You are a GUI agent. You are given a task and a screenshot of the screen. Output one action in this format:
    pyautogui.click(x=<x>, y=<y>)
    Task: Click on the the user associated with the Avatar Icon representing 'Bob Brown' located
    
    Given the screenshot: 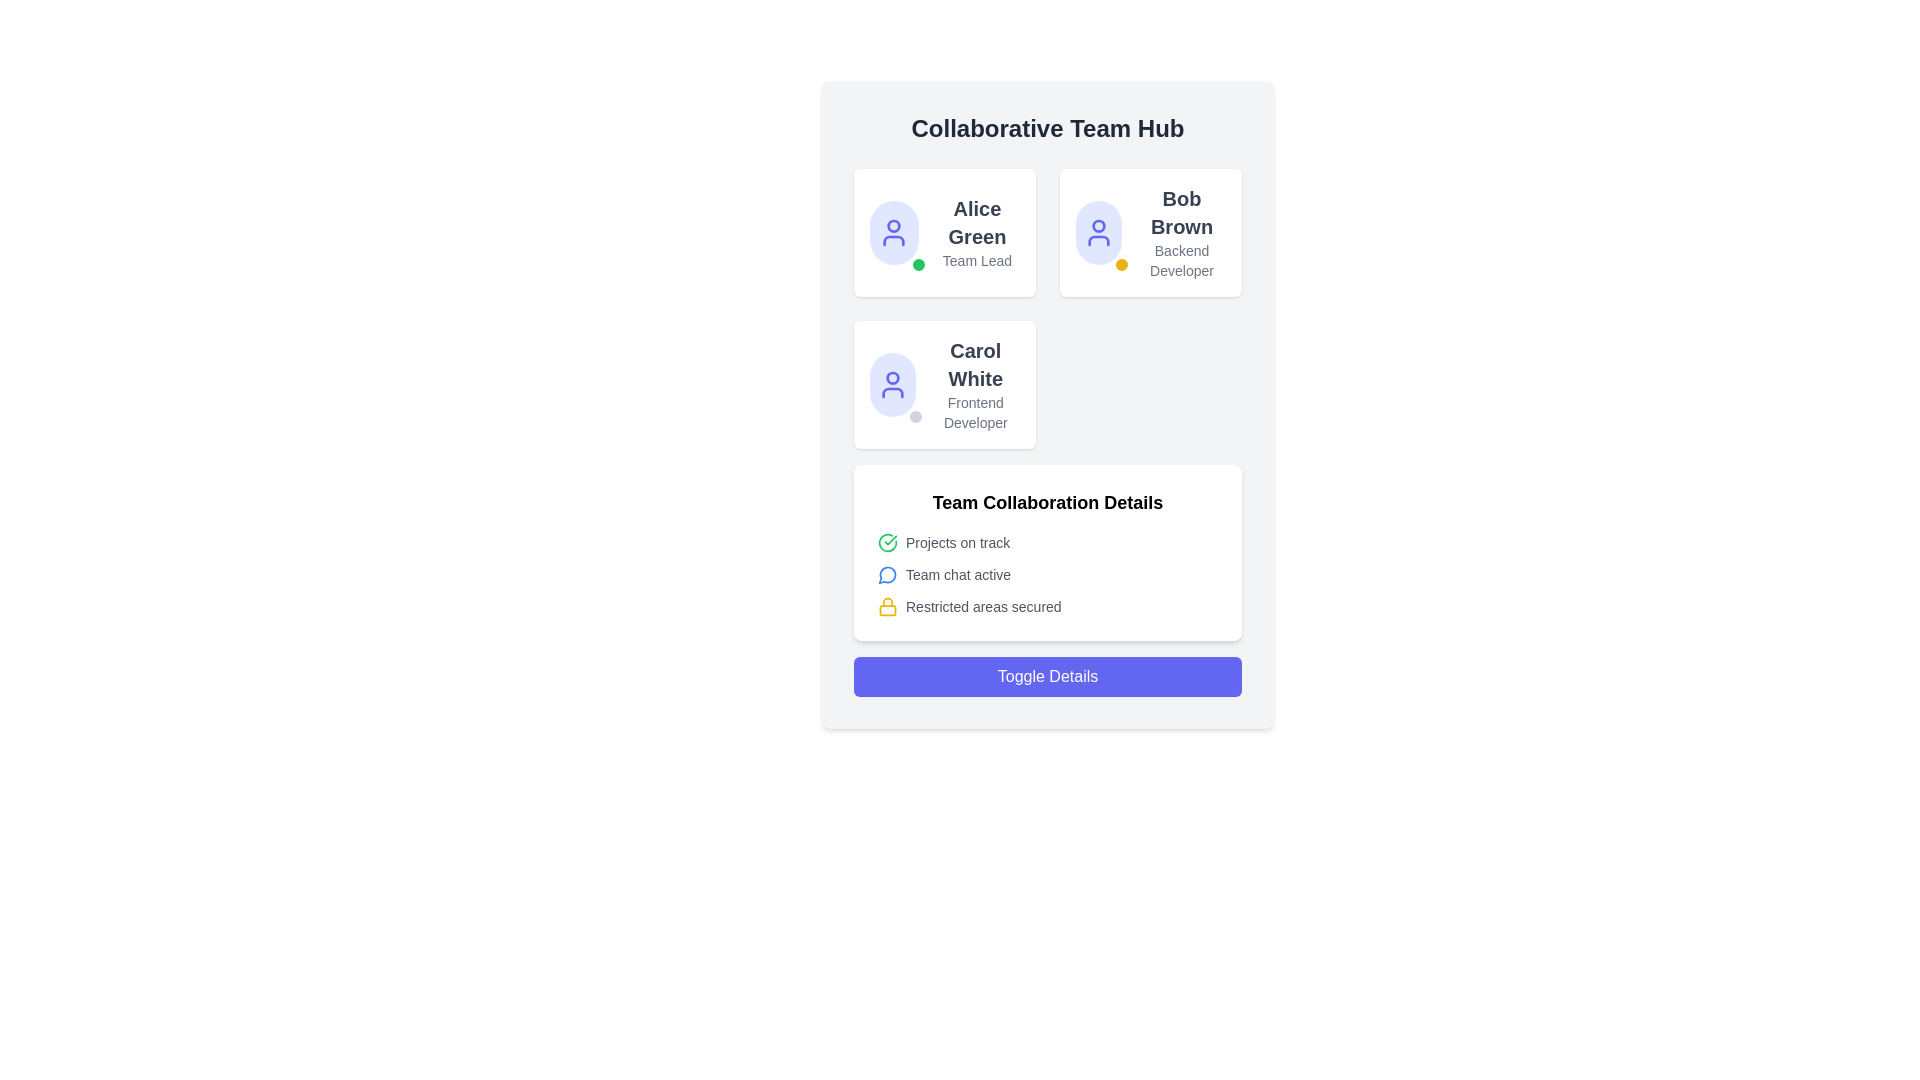 What is the action you would take?
    pyautogui.click(x=1098, y=231)
    